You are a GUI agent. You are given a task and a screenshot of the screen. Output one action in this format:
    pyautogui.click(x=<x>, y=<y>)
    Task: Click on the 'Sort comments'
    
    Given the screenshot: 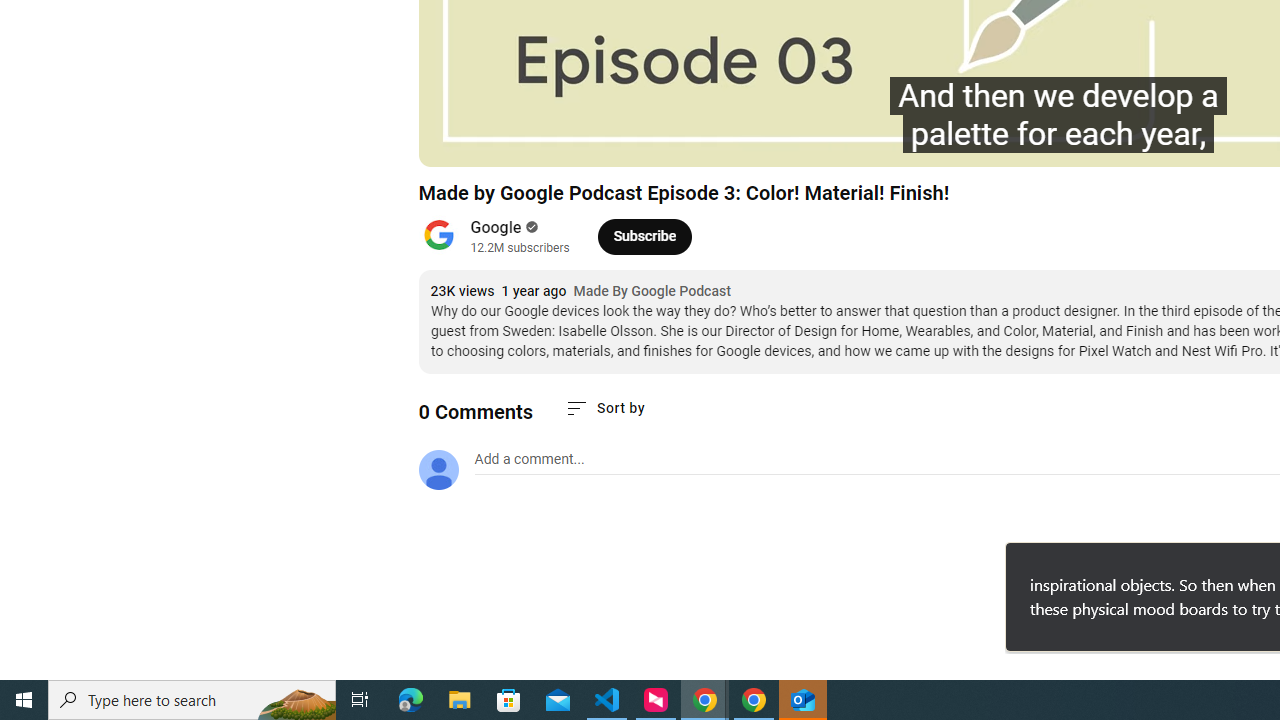 What is the action you would take?
    pyautogui.click(x=603, y=407)
    